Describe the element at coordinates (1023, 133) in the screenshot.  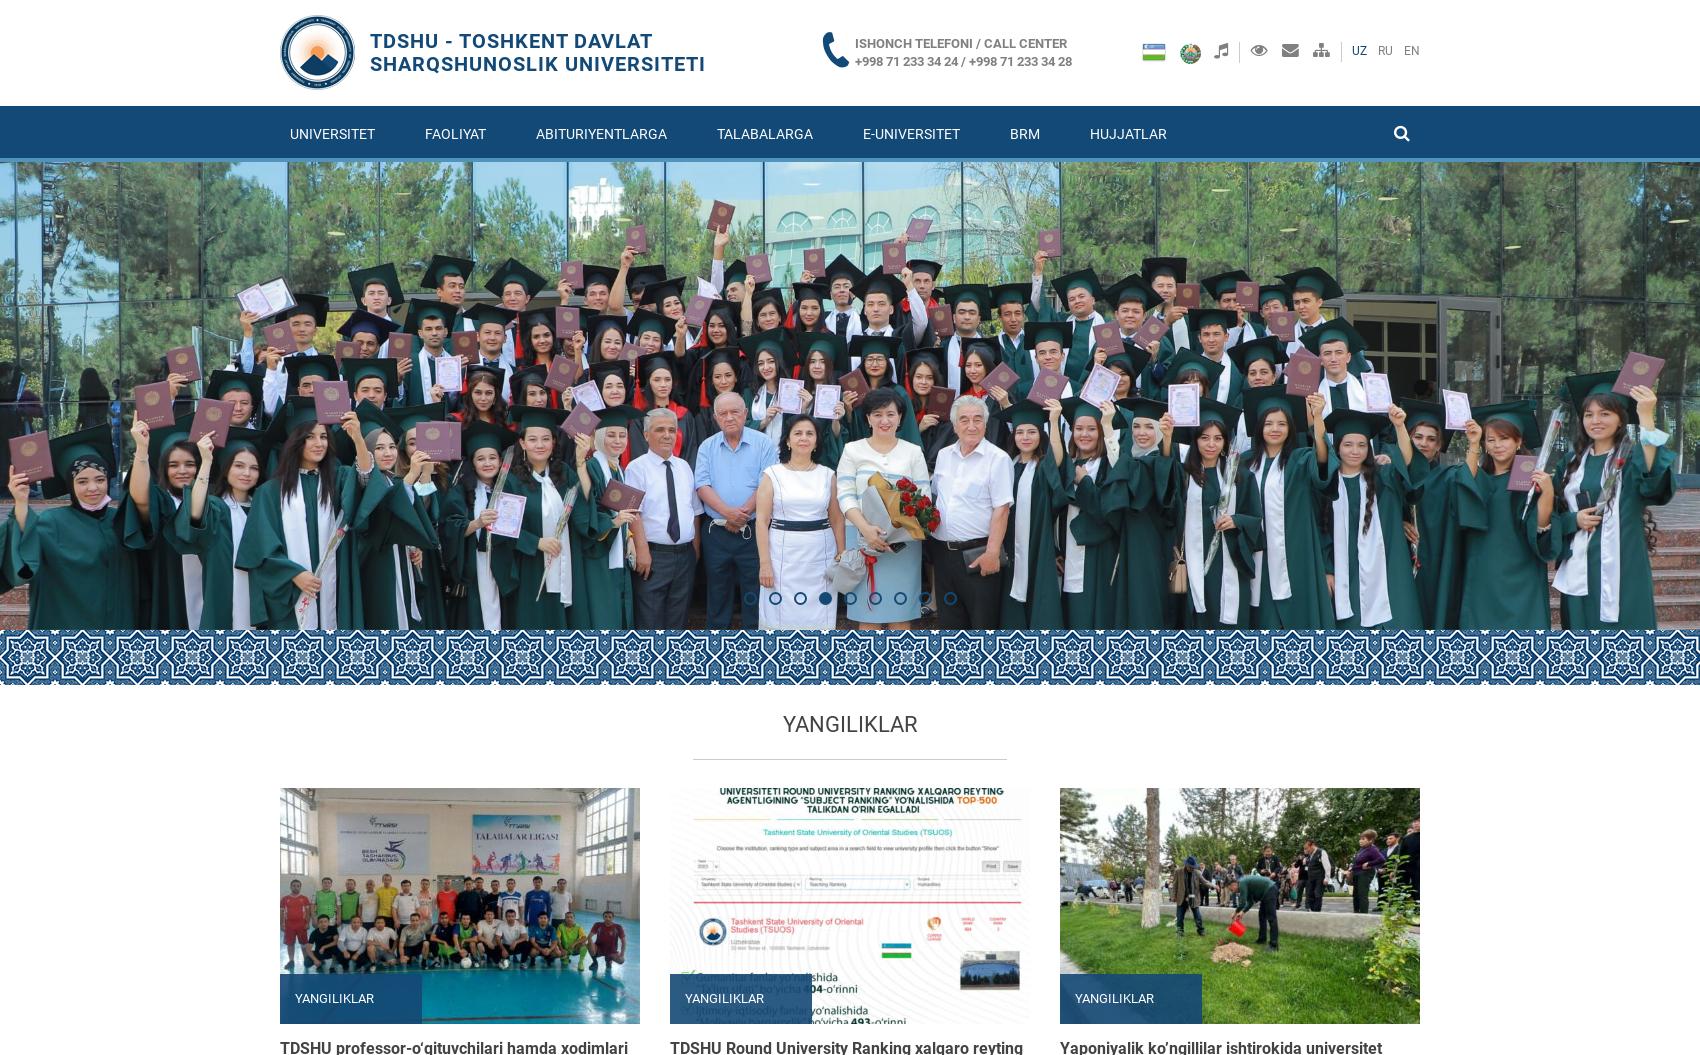
I see `'BRM'` at that location.